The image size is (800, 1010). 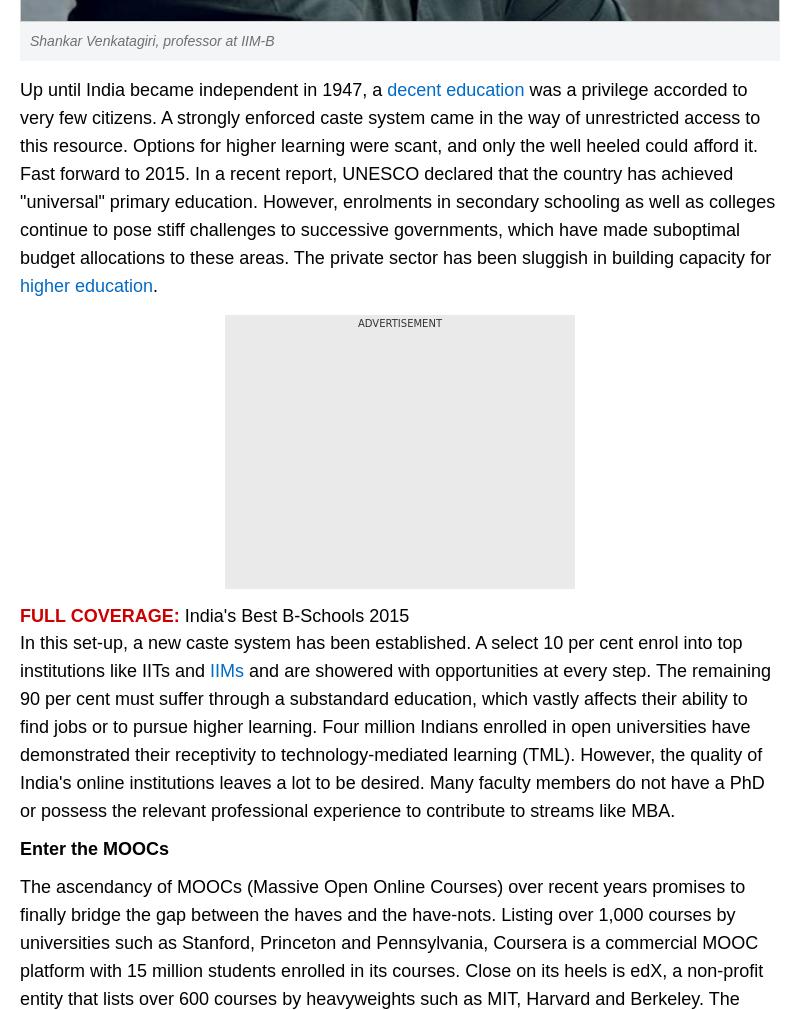 I want to click on 'was a privilege accorded to very few citizens. A strongly enforced caste system came in the way of unrestricted access to this resource. Options for higher learning were scant, and only the well heeled could afford it. Fast forward to 2015. In a recent report, UNESCO declared that the country has achieved "universal" primary education. However, enrolments in secondary schooling as well as colleges continue to pose stiff challenges to successive governments, which have made suboptimal budget allocations to these areas. The private sector has been sluggish in building capacity for', so click(x=396, y=173).